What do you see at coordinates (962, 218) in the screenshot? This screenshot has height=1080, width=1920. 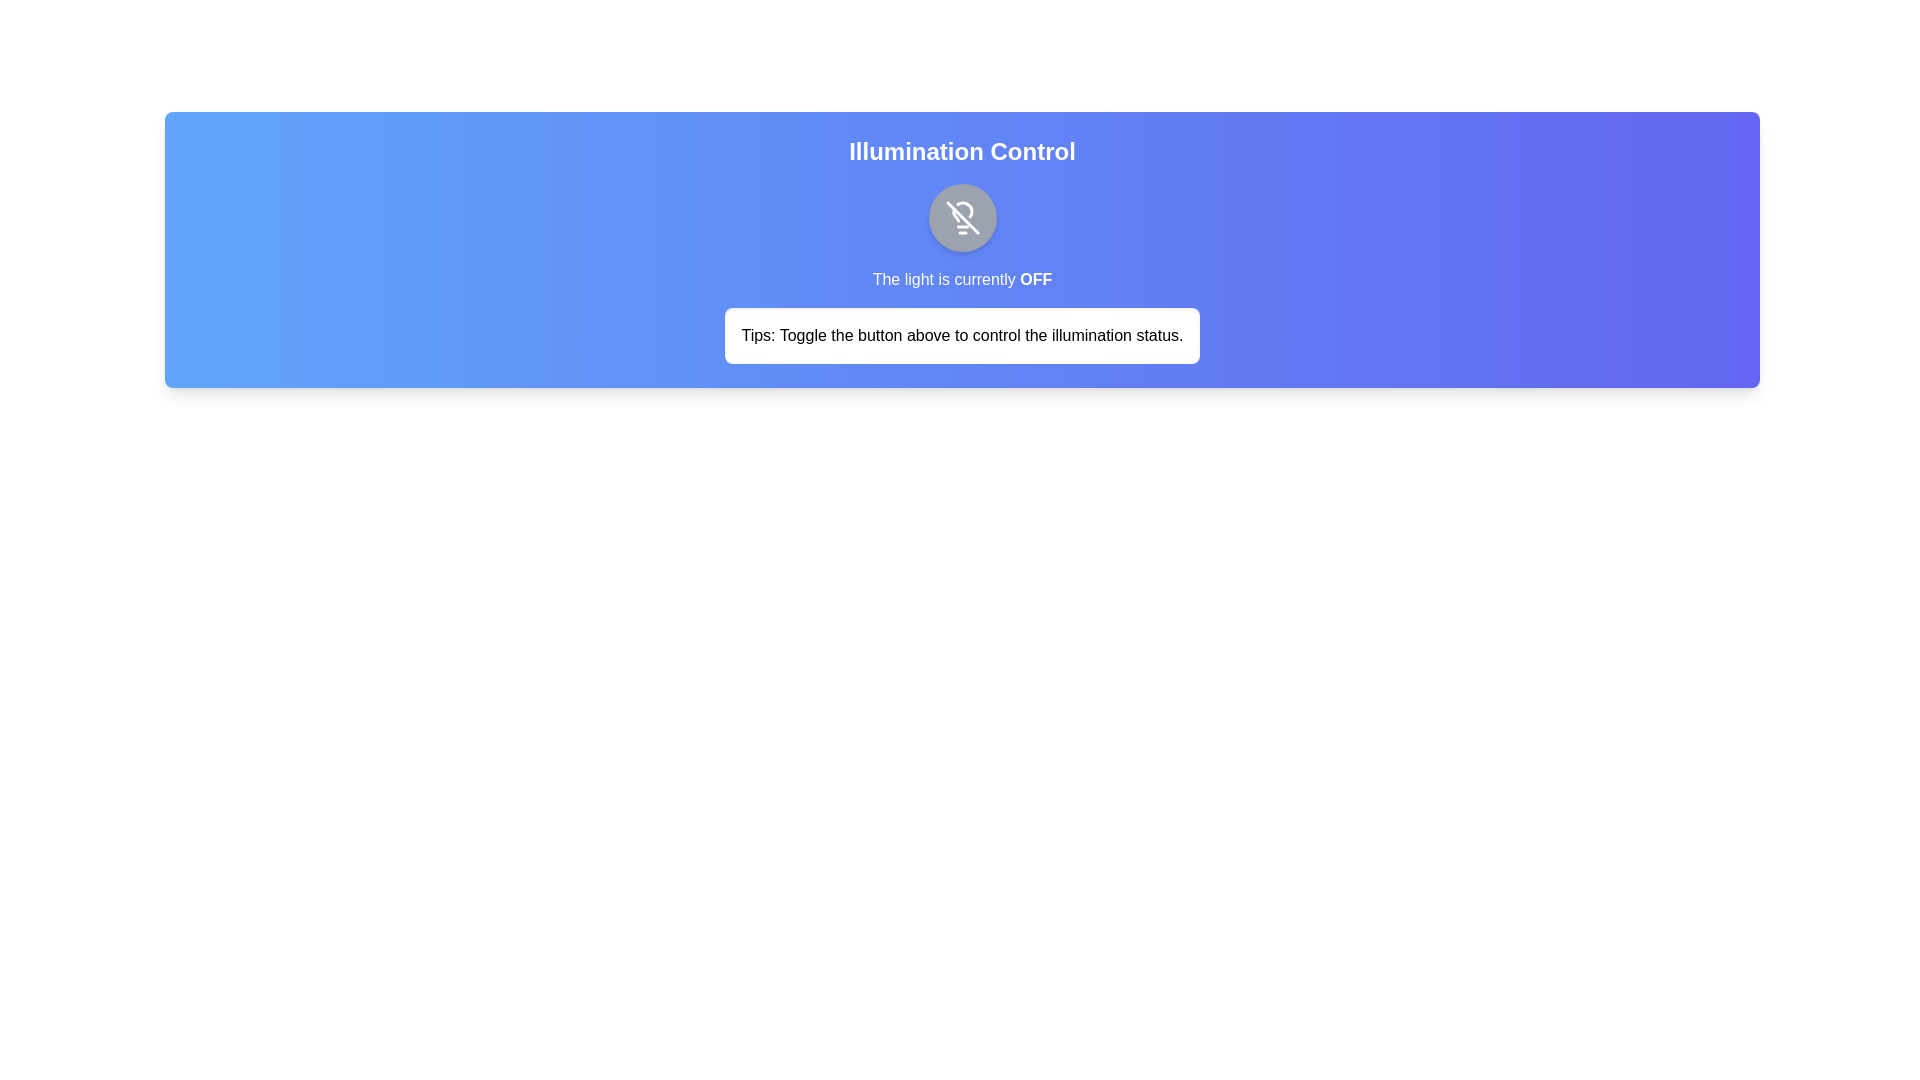 I see `the toggle button to change the illumination state` at bounding box center [962, 218].